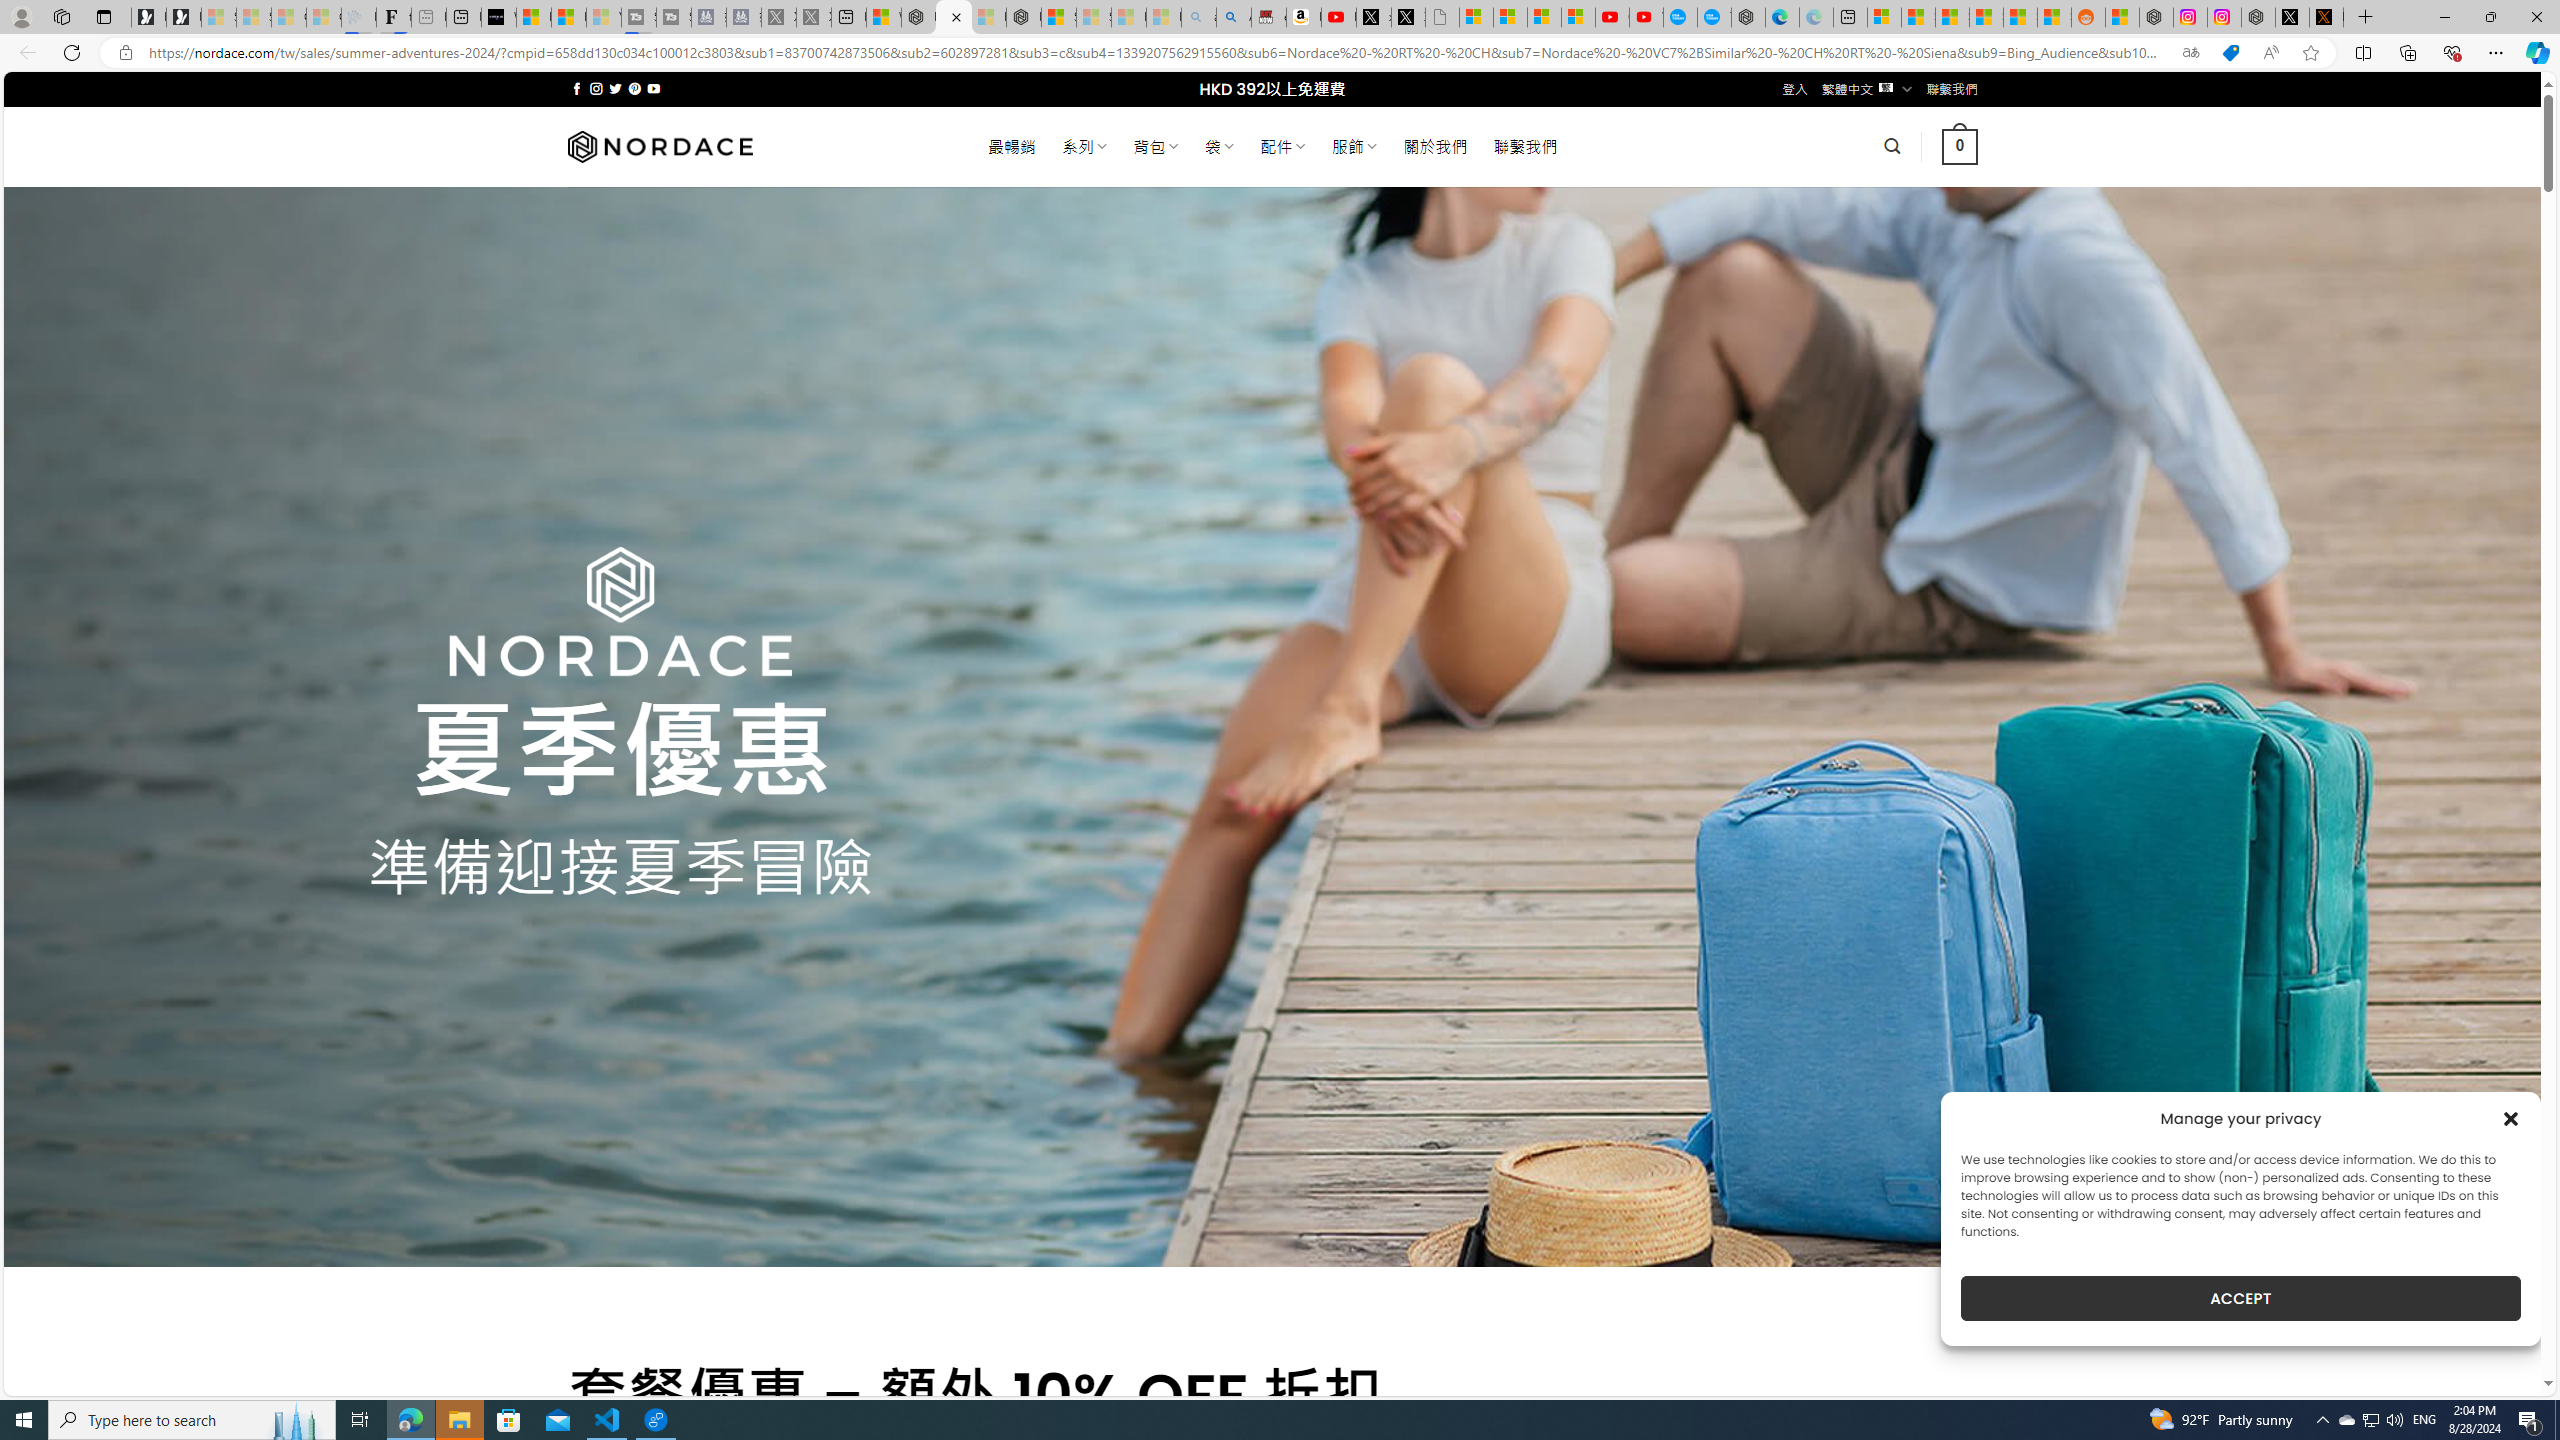 The image size is (2560, 1440). Describe the element at coordinates (1960, 145) in the screenshot. I see `'  0  '` at that location.